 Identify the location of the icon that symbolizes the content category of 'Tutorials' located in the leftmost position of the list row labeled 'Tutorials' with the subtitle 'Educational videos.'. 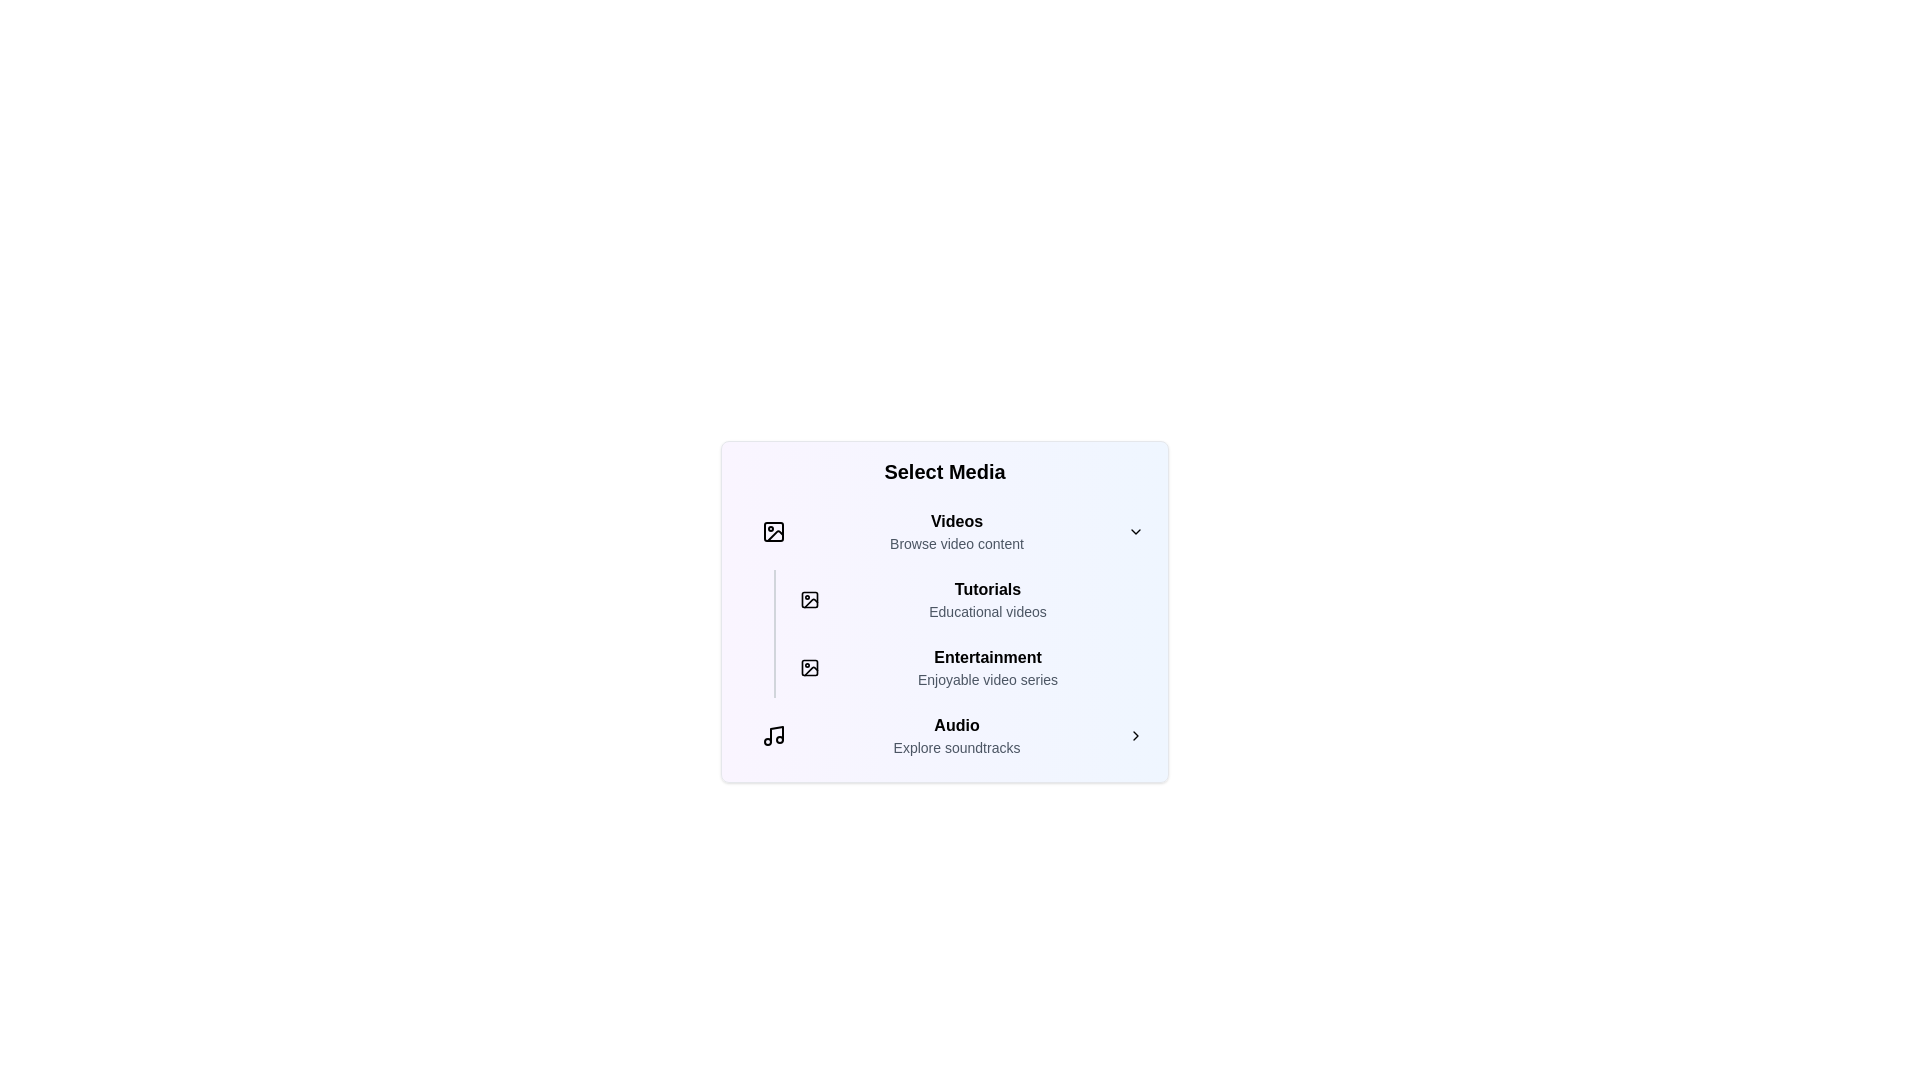
(810, 599).